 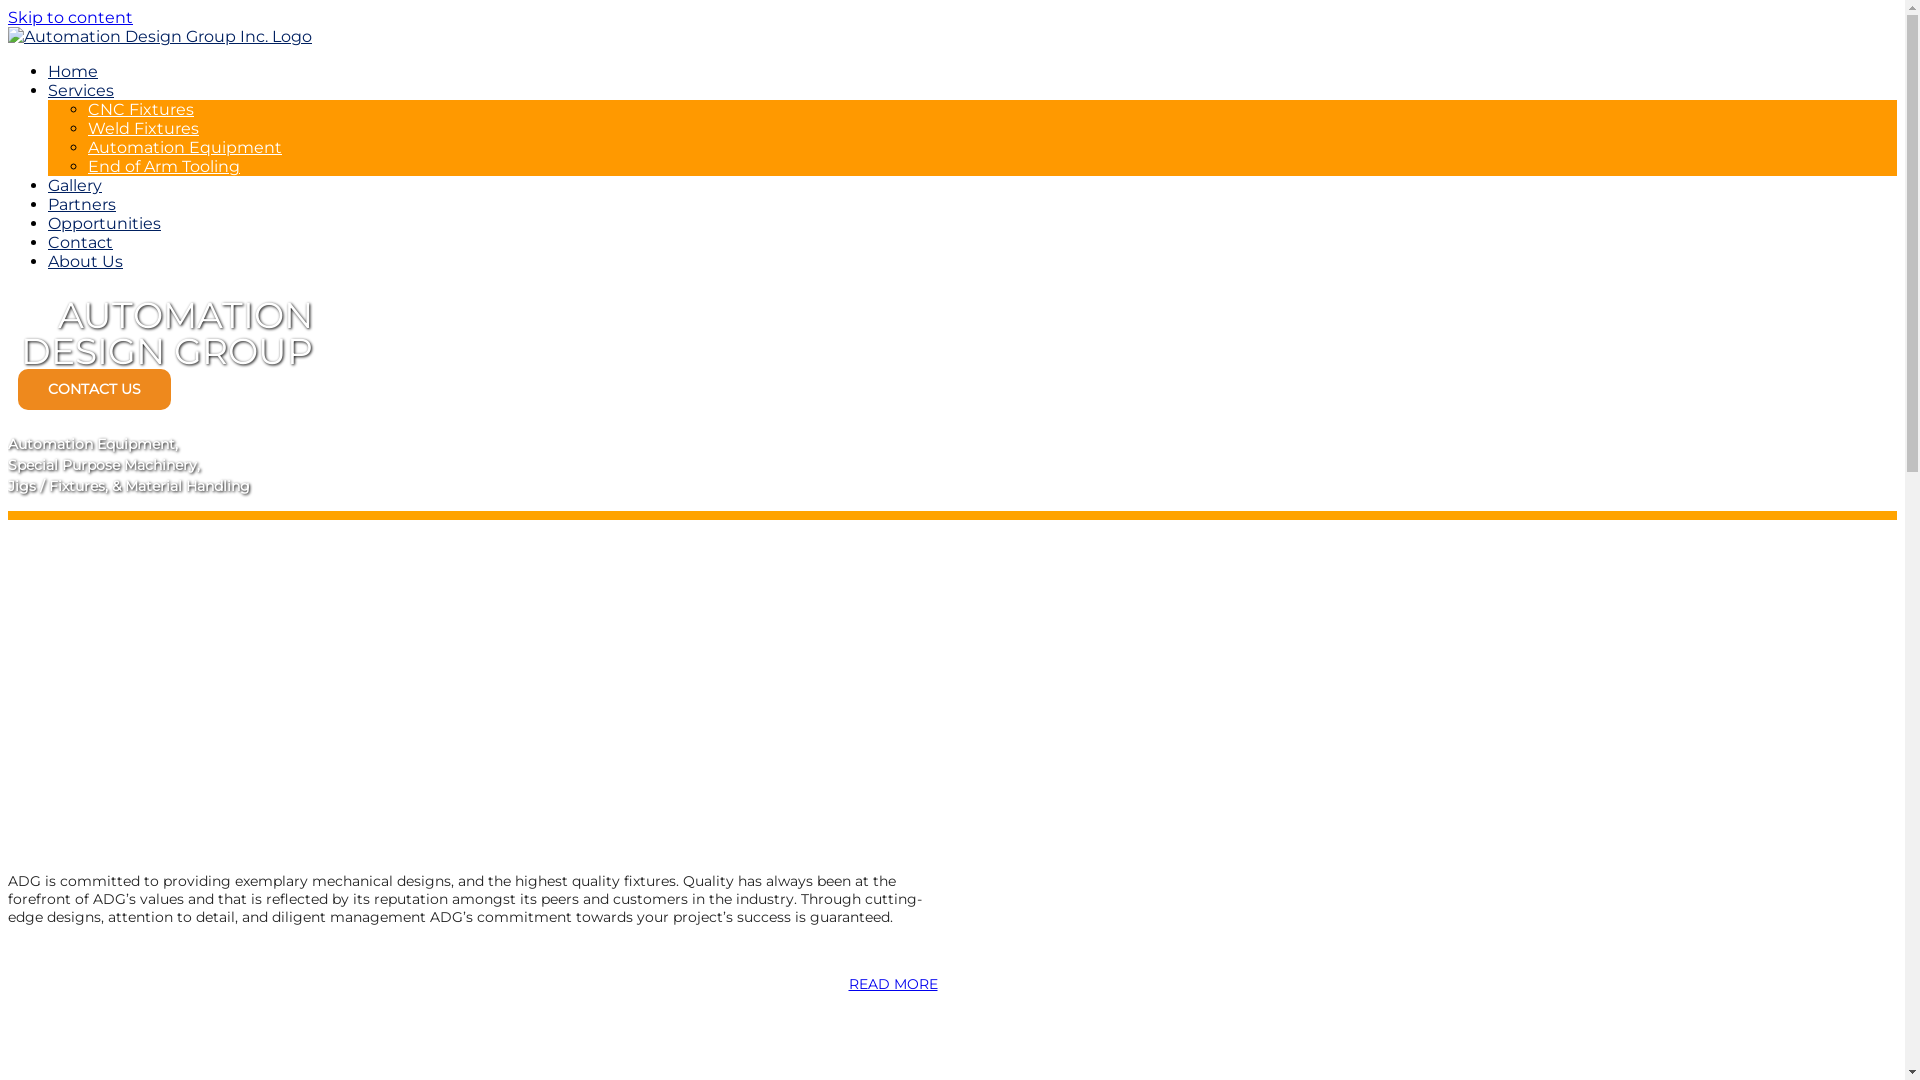 What do you see at coordinates (84, 260) in the screenshot?
I see `'About Us'` at bounding box center [84, 260].